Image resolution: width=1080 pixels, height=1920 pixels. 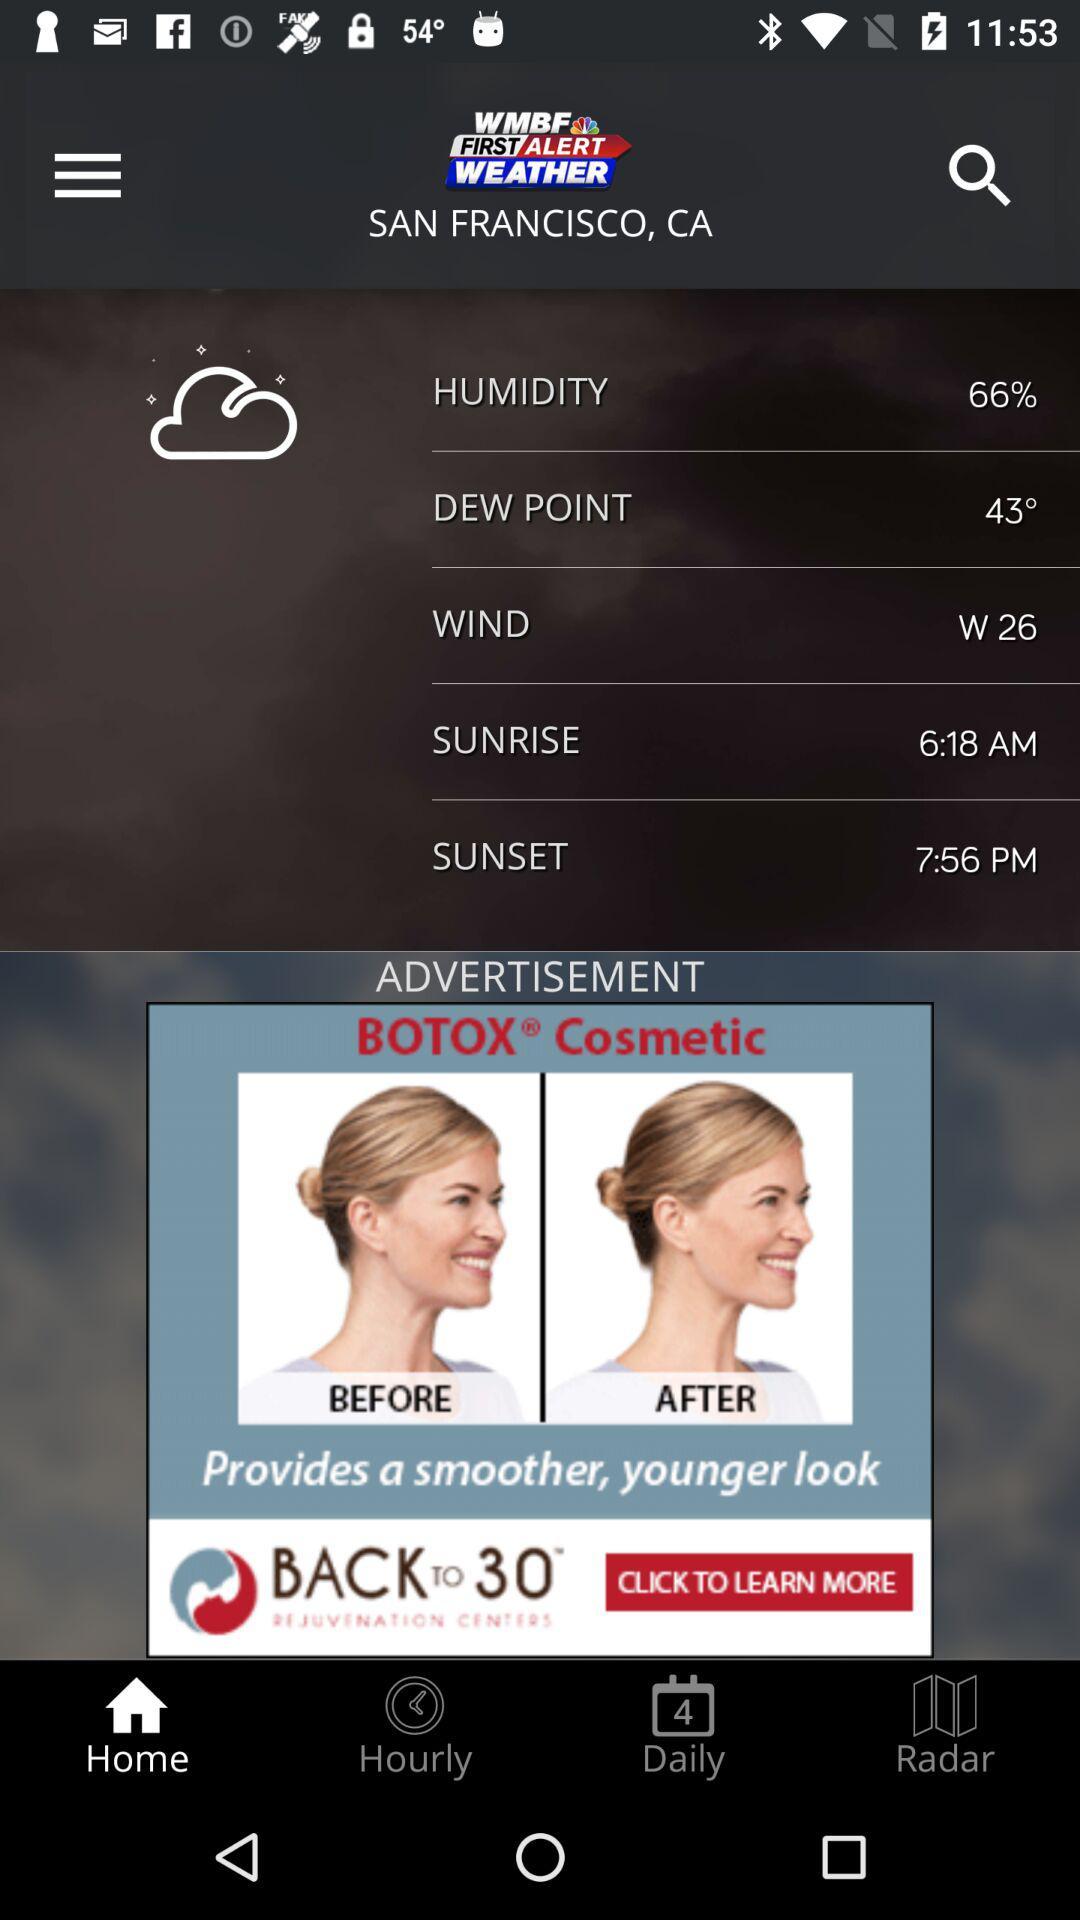 What do you see at coordinates (135, 1726) in the screenshot?
I see `home item` at bounding box center [135, 1726].